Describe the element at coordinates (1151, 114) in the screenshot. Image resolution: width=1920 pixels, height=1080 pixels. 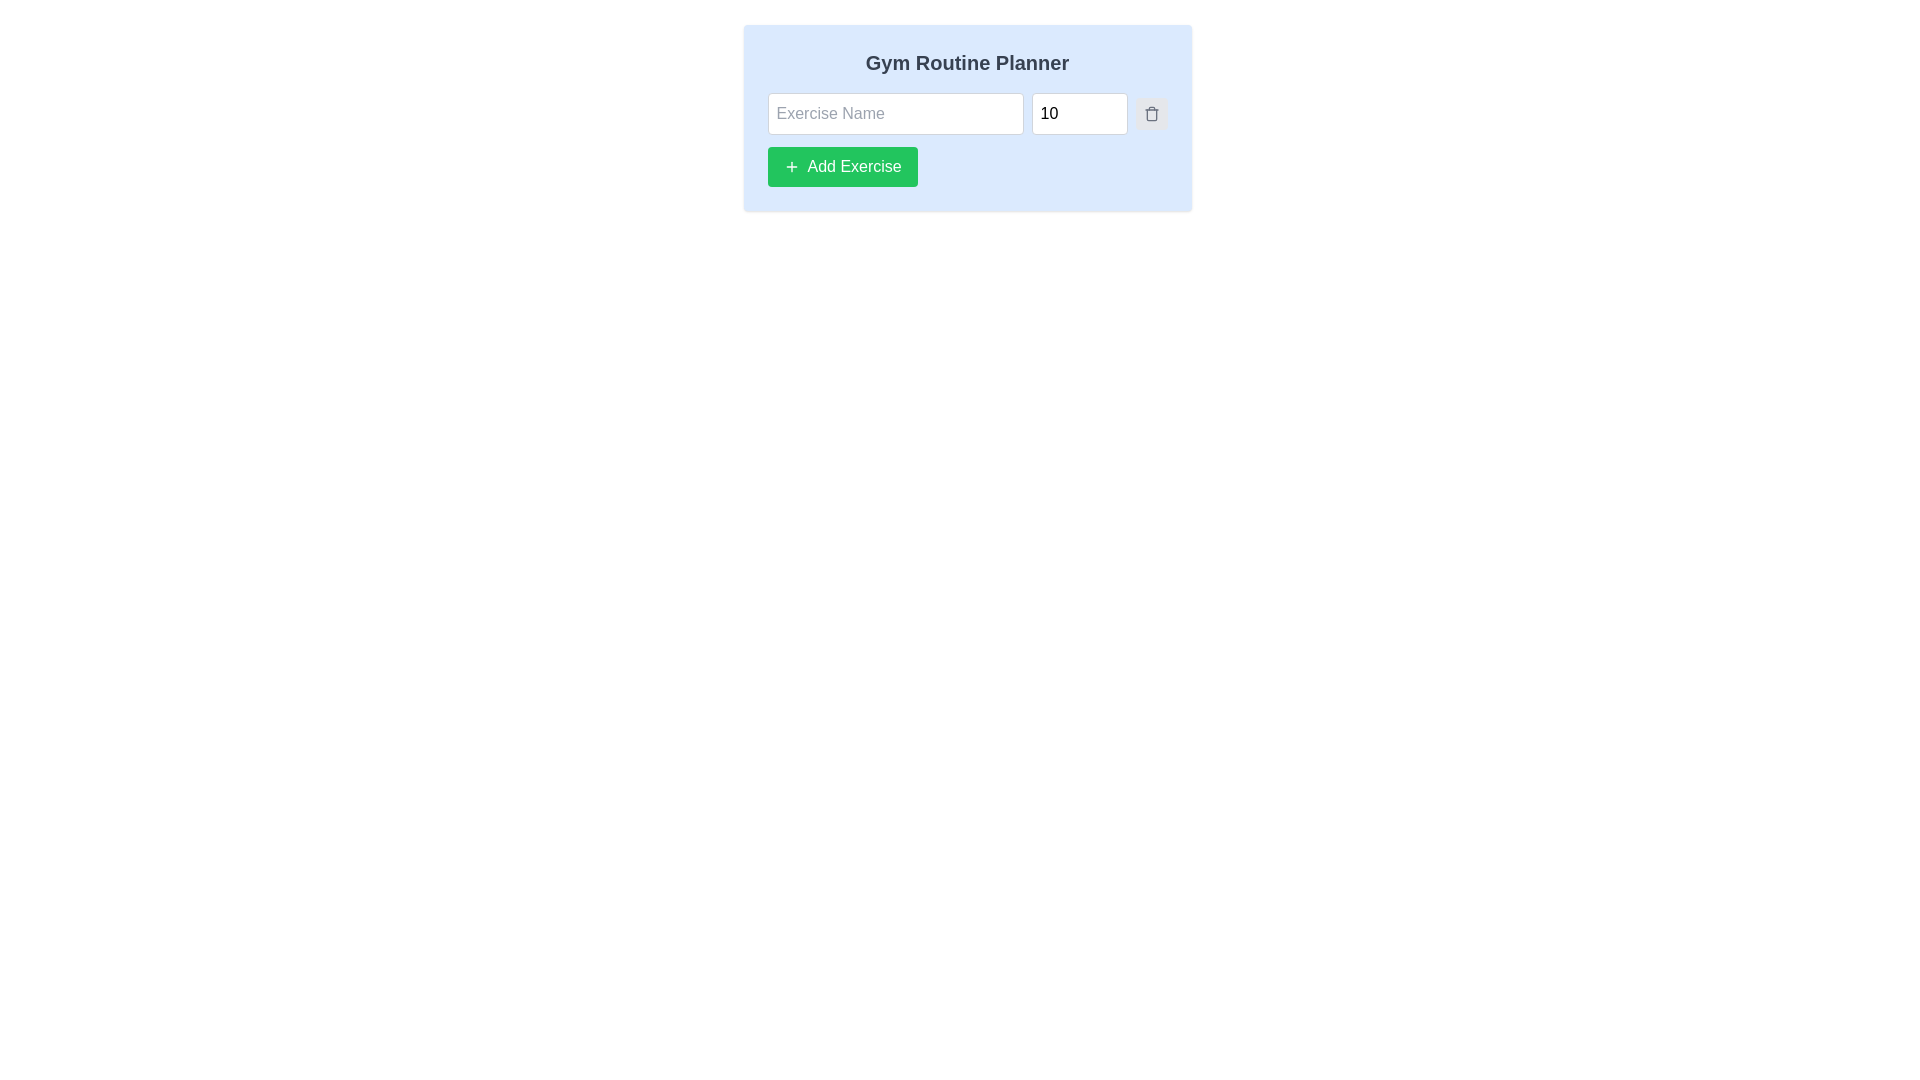
I see `the small, square button with a trash can symbol, which is located on the right side of a numerical input field` at that location.